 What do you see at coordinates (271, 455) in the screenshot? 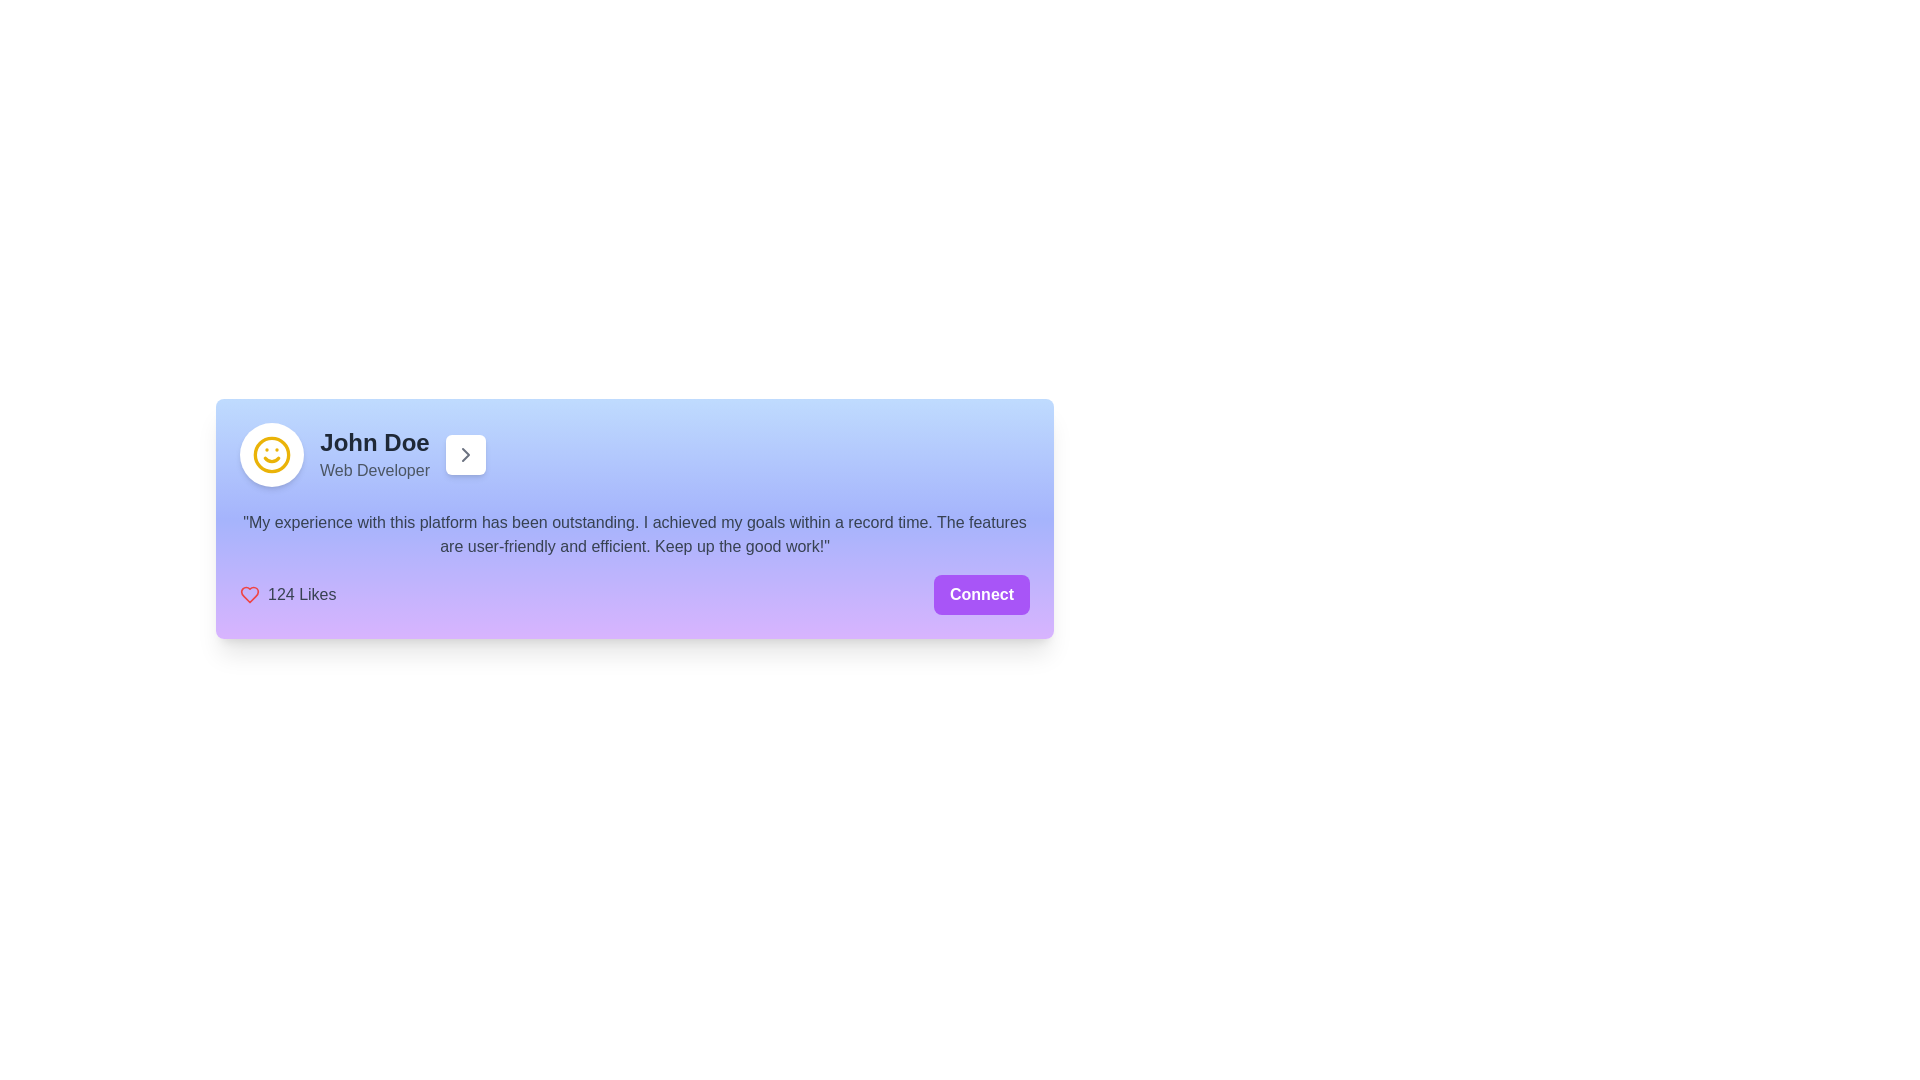
I see `the smiley icon representing user identity located at the center of the profile picture icon on the card component` at bounding box center [271, 455].